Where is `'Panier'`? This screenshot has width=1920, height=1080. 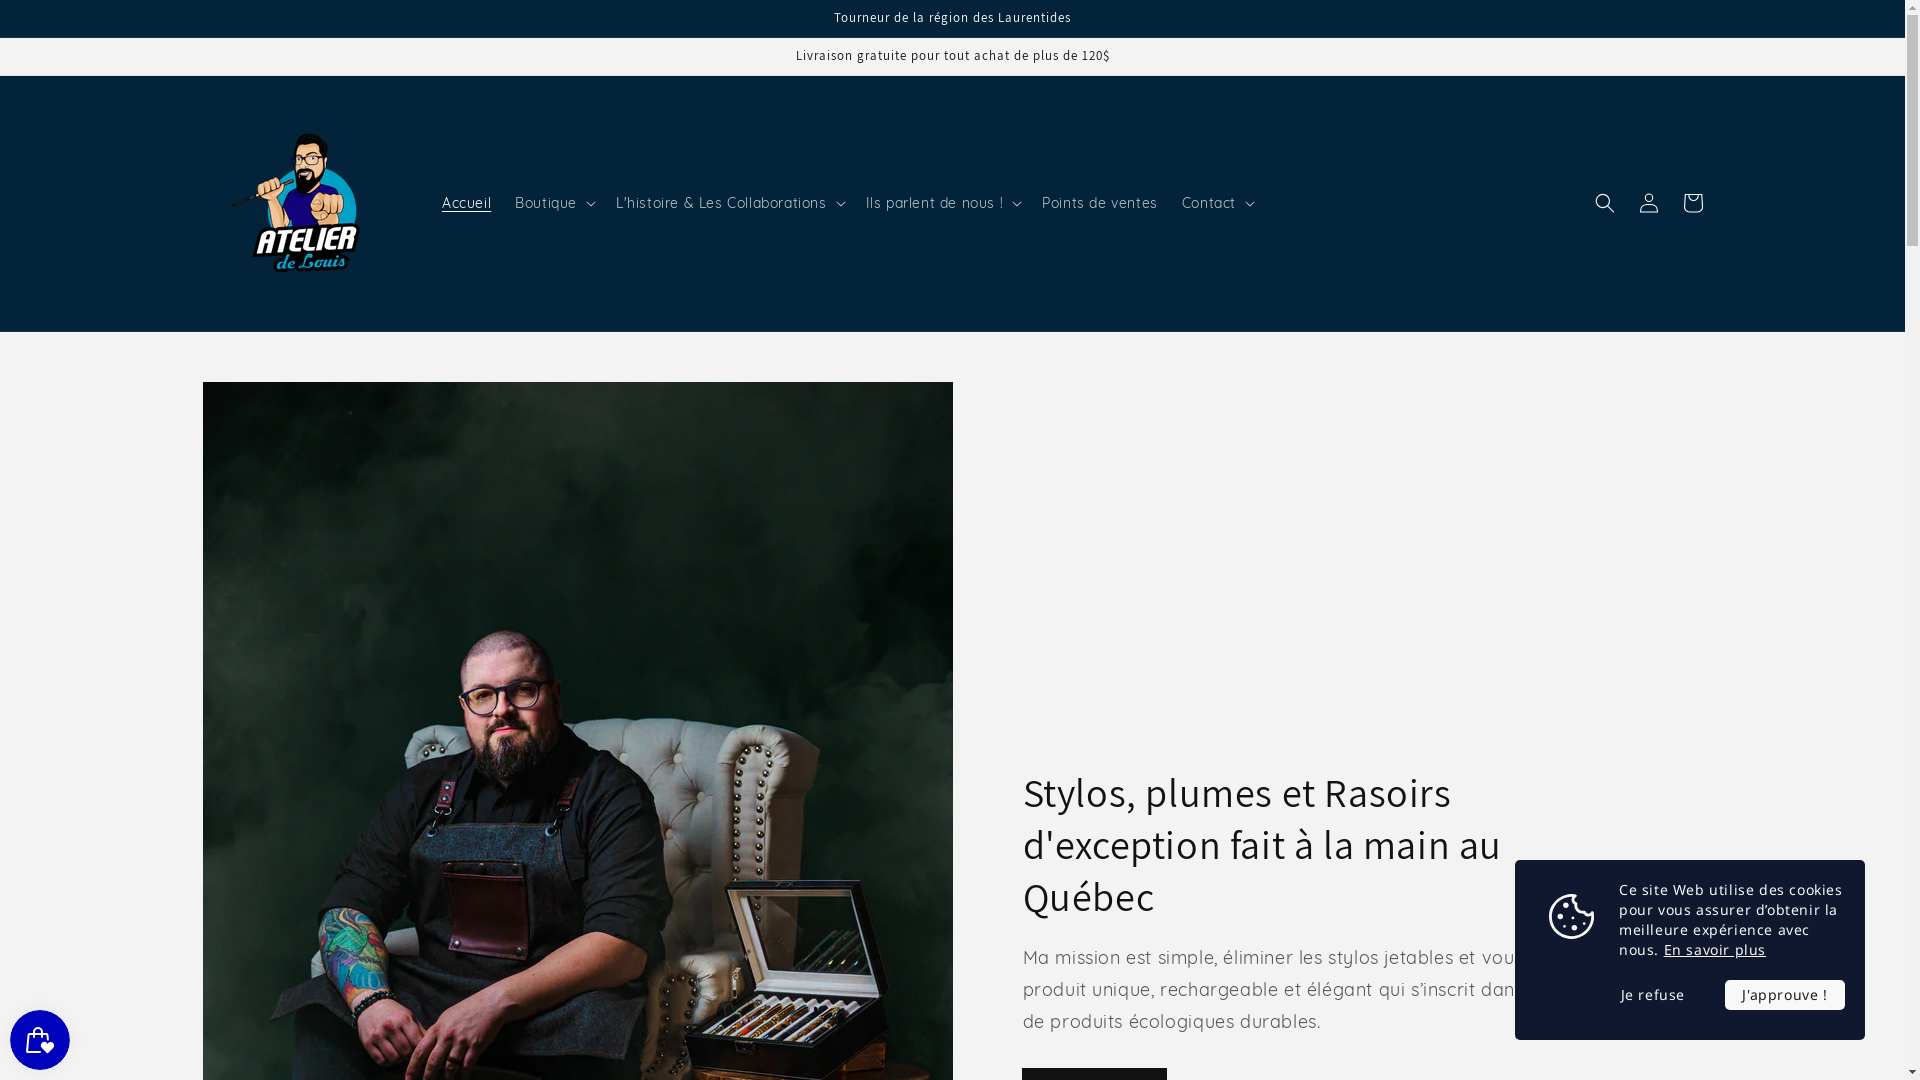
'Panier' is located at coordinates (1690, 203).